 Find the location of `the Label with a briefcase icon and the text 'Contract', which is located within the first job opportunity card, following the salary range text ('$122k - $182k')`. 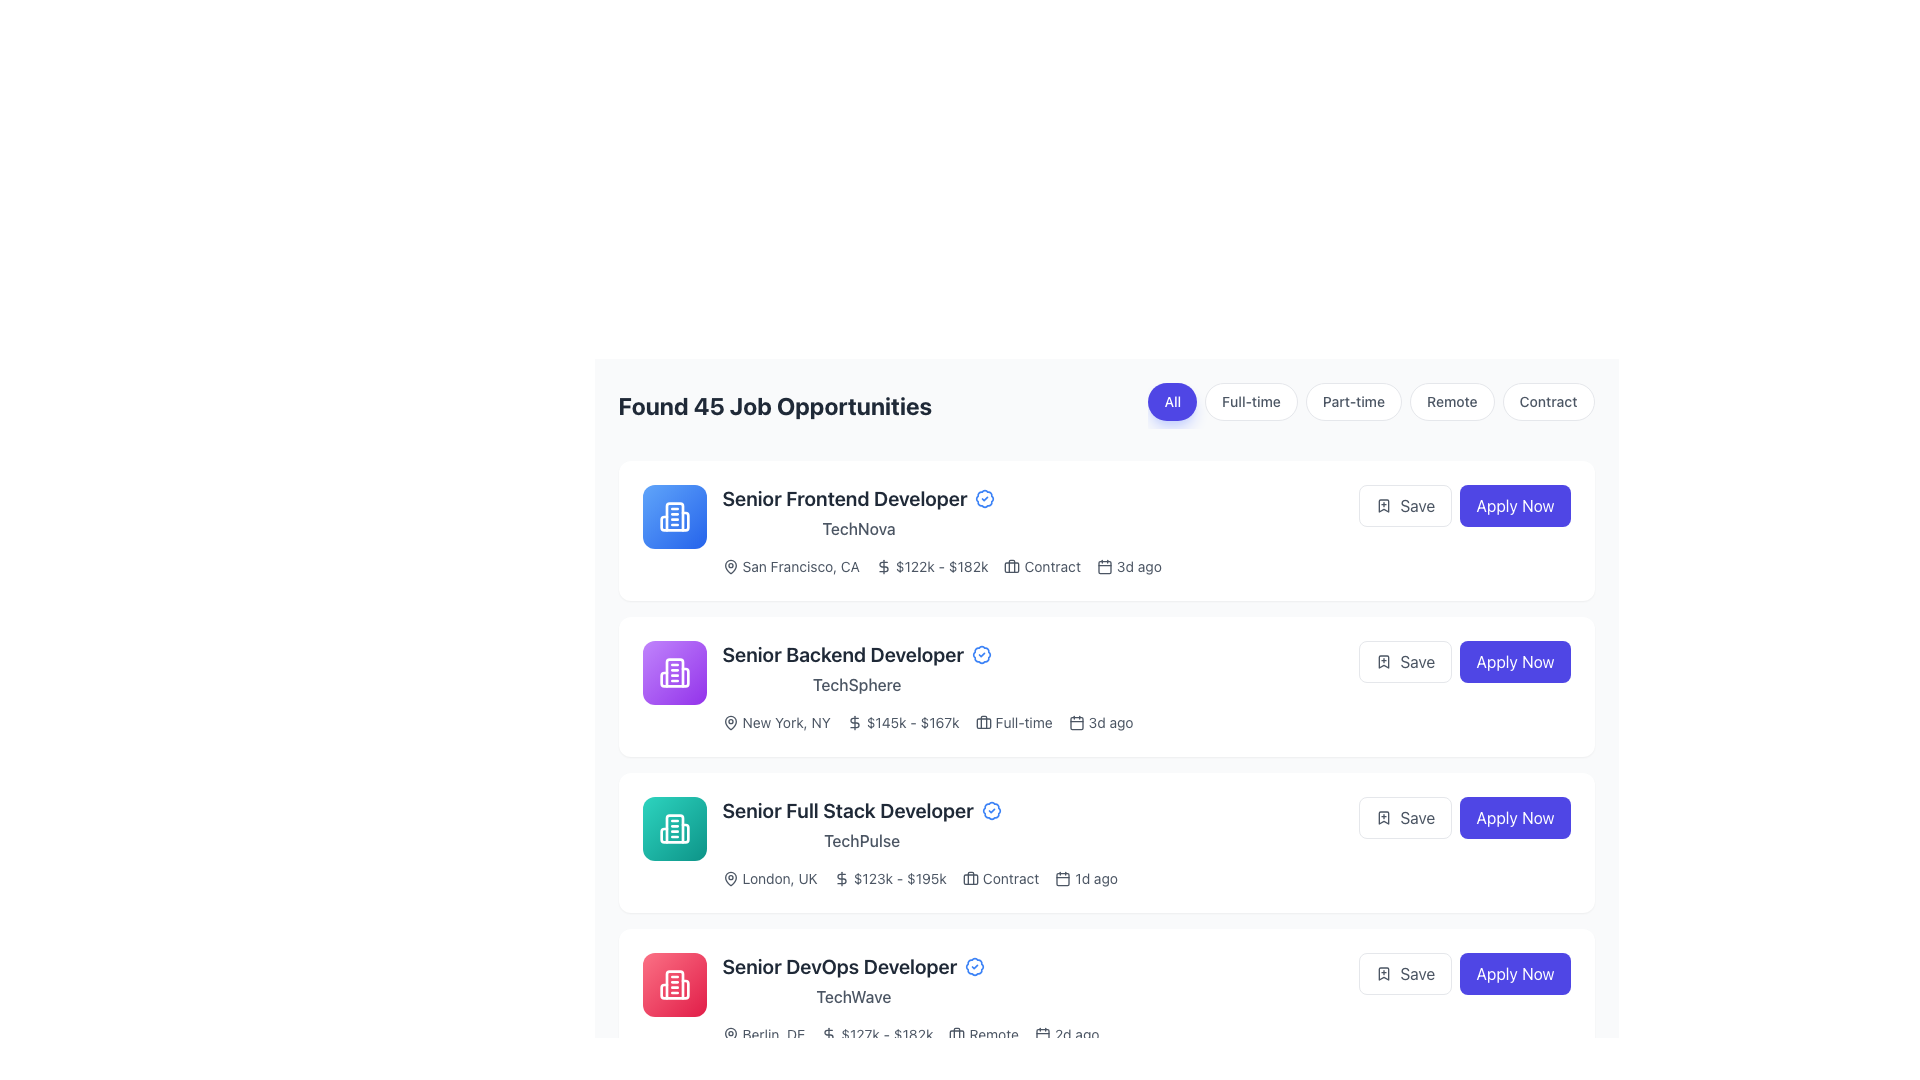

the Label with a briefcase icon and the text 'Contract', which is located within the first job opportunity card, following the salary range text ('$122k - $182k') is located at coordinates (1041, 567).